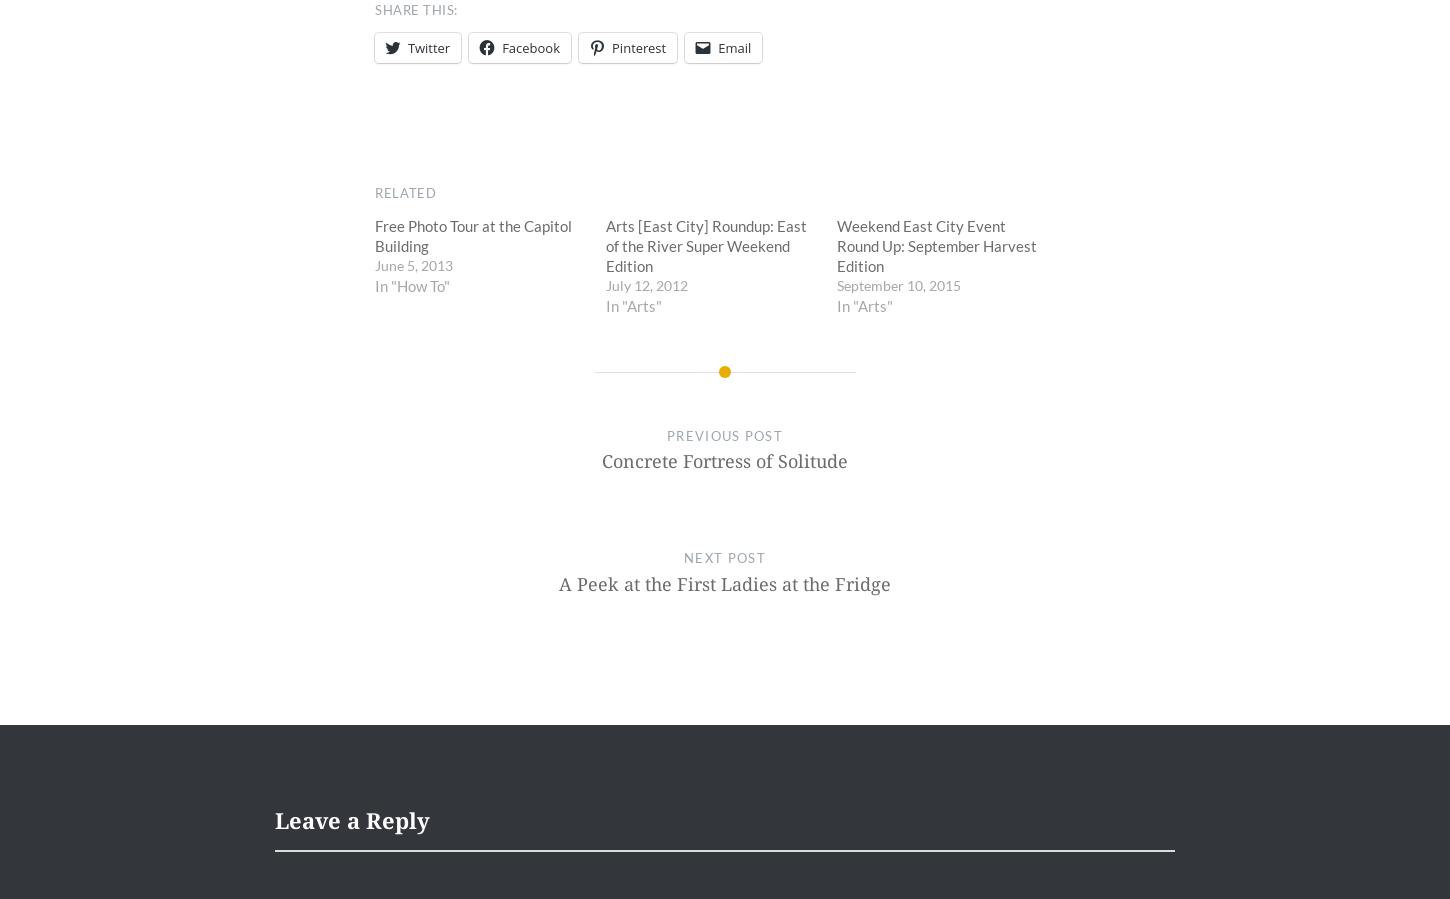 This screenshot has height=899, width=1450. I want to click on 'Related', so click(404, 193).